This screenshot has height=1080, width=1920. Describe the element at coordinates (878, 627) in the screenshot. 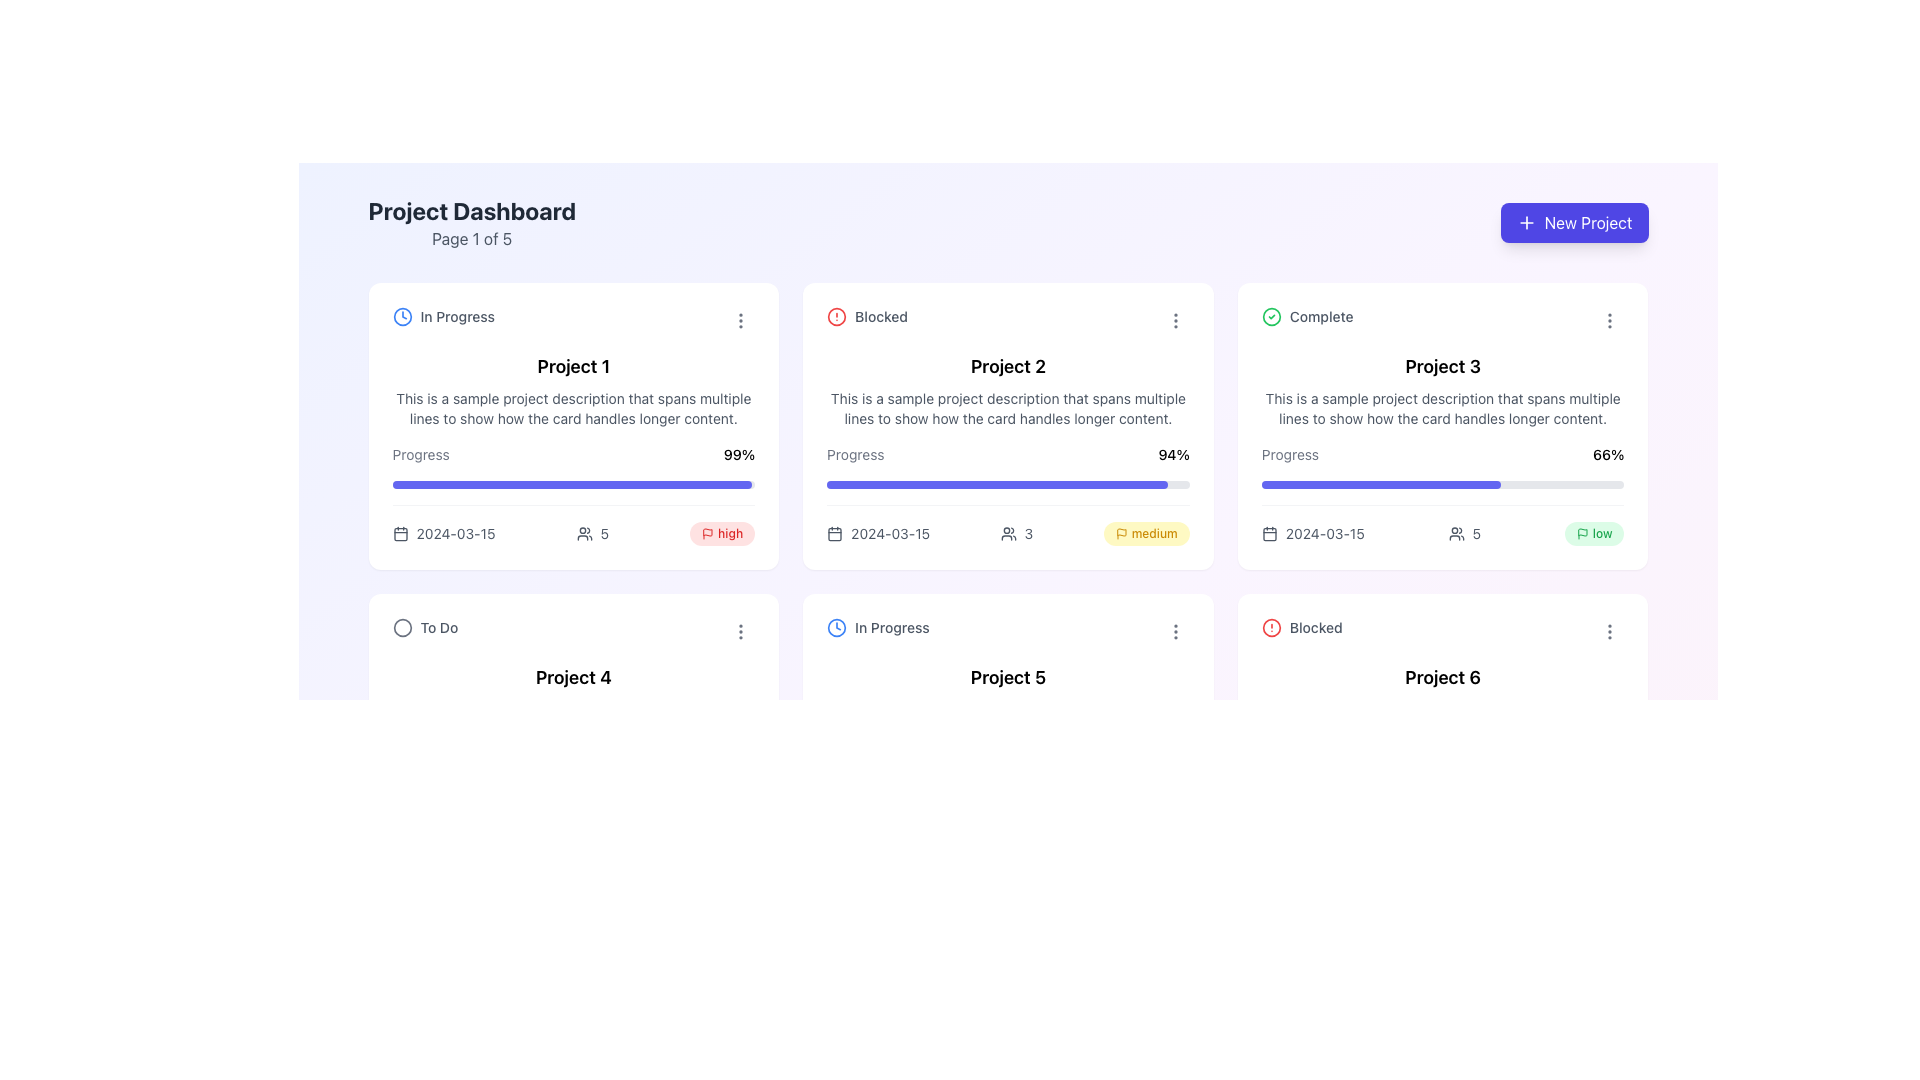

I see `status text from the Status Indicator located at the top-left corner of the 'Project 5' card in the second row, which provides visual and textual feedback about the project's progress` at that location.